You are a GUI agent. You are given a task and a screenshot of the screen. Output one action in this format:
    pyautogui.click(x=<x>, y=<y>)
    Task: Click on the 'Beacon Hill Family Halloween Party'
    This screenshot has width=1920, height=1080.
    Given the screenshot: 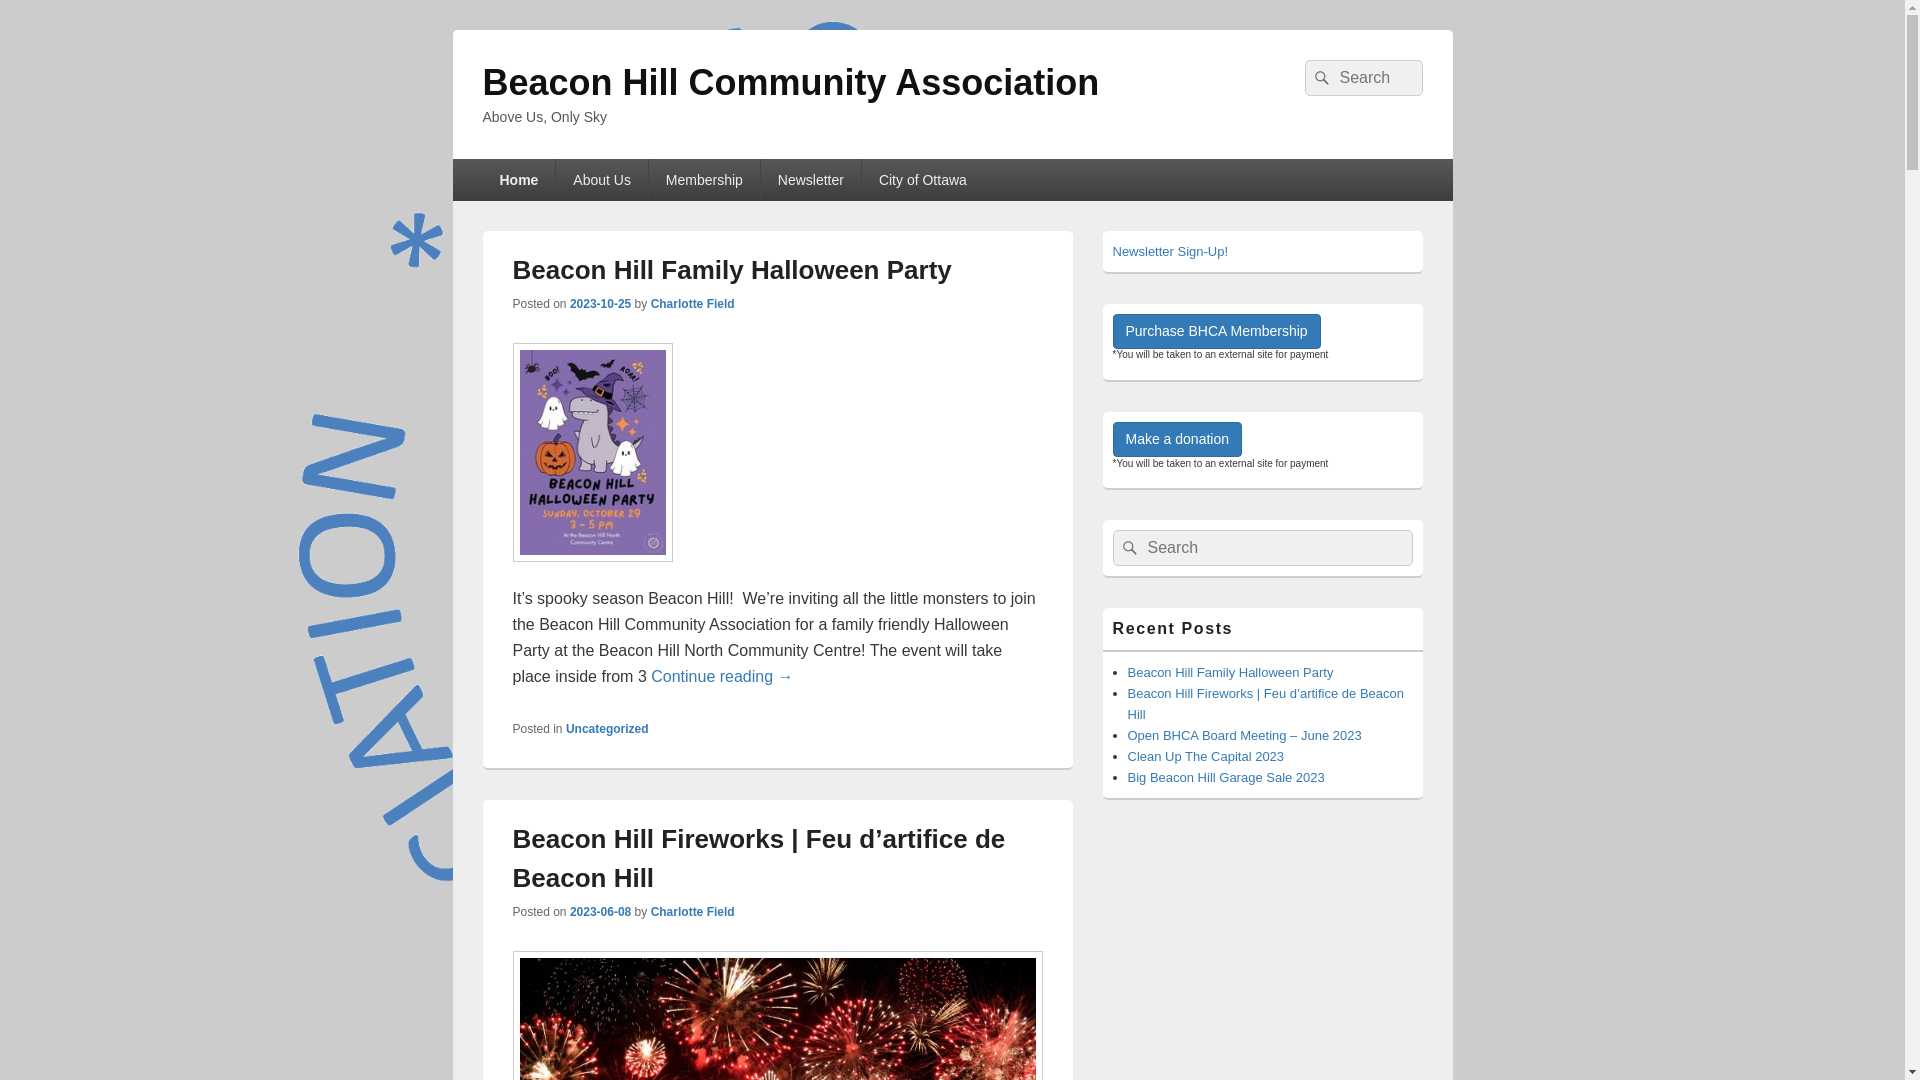 What is the action you would take?
    pyautogui.click(x=730, y=270)
    